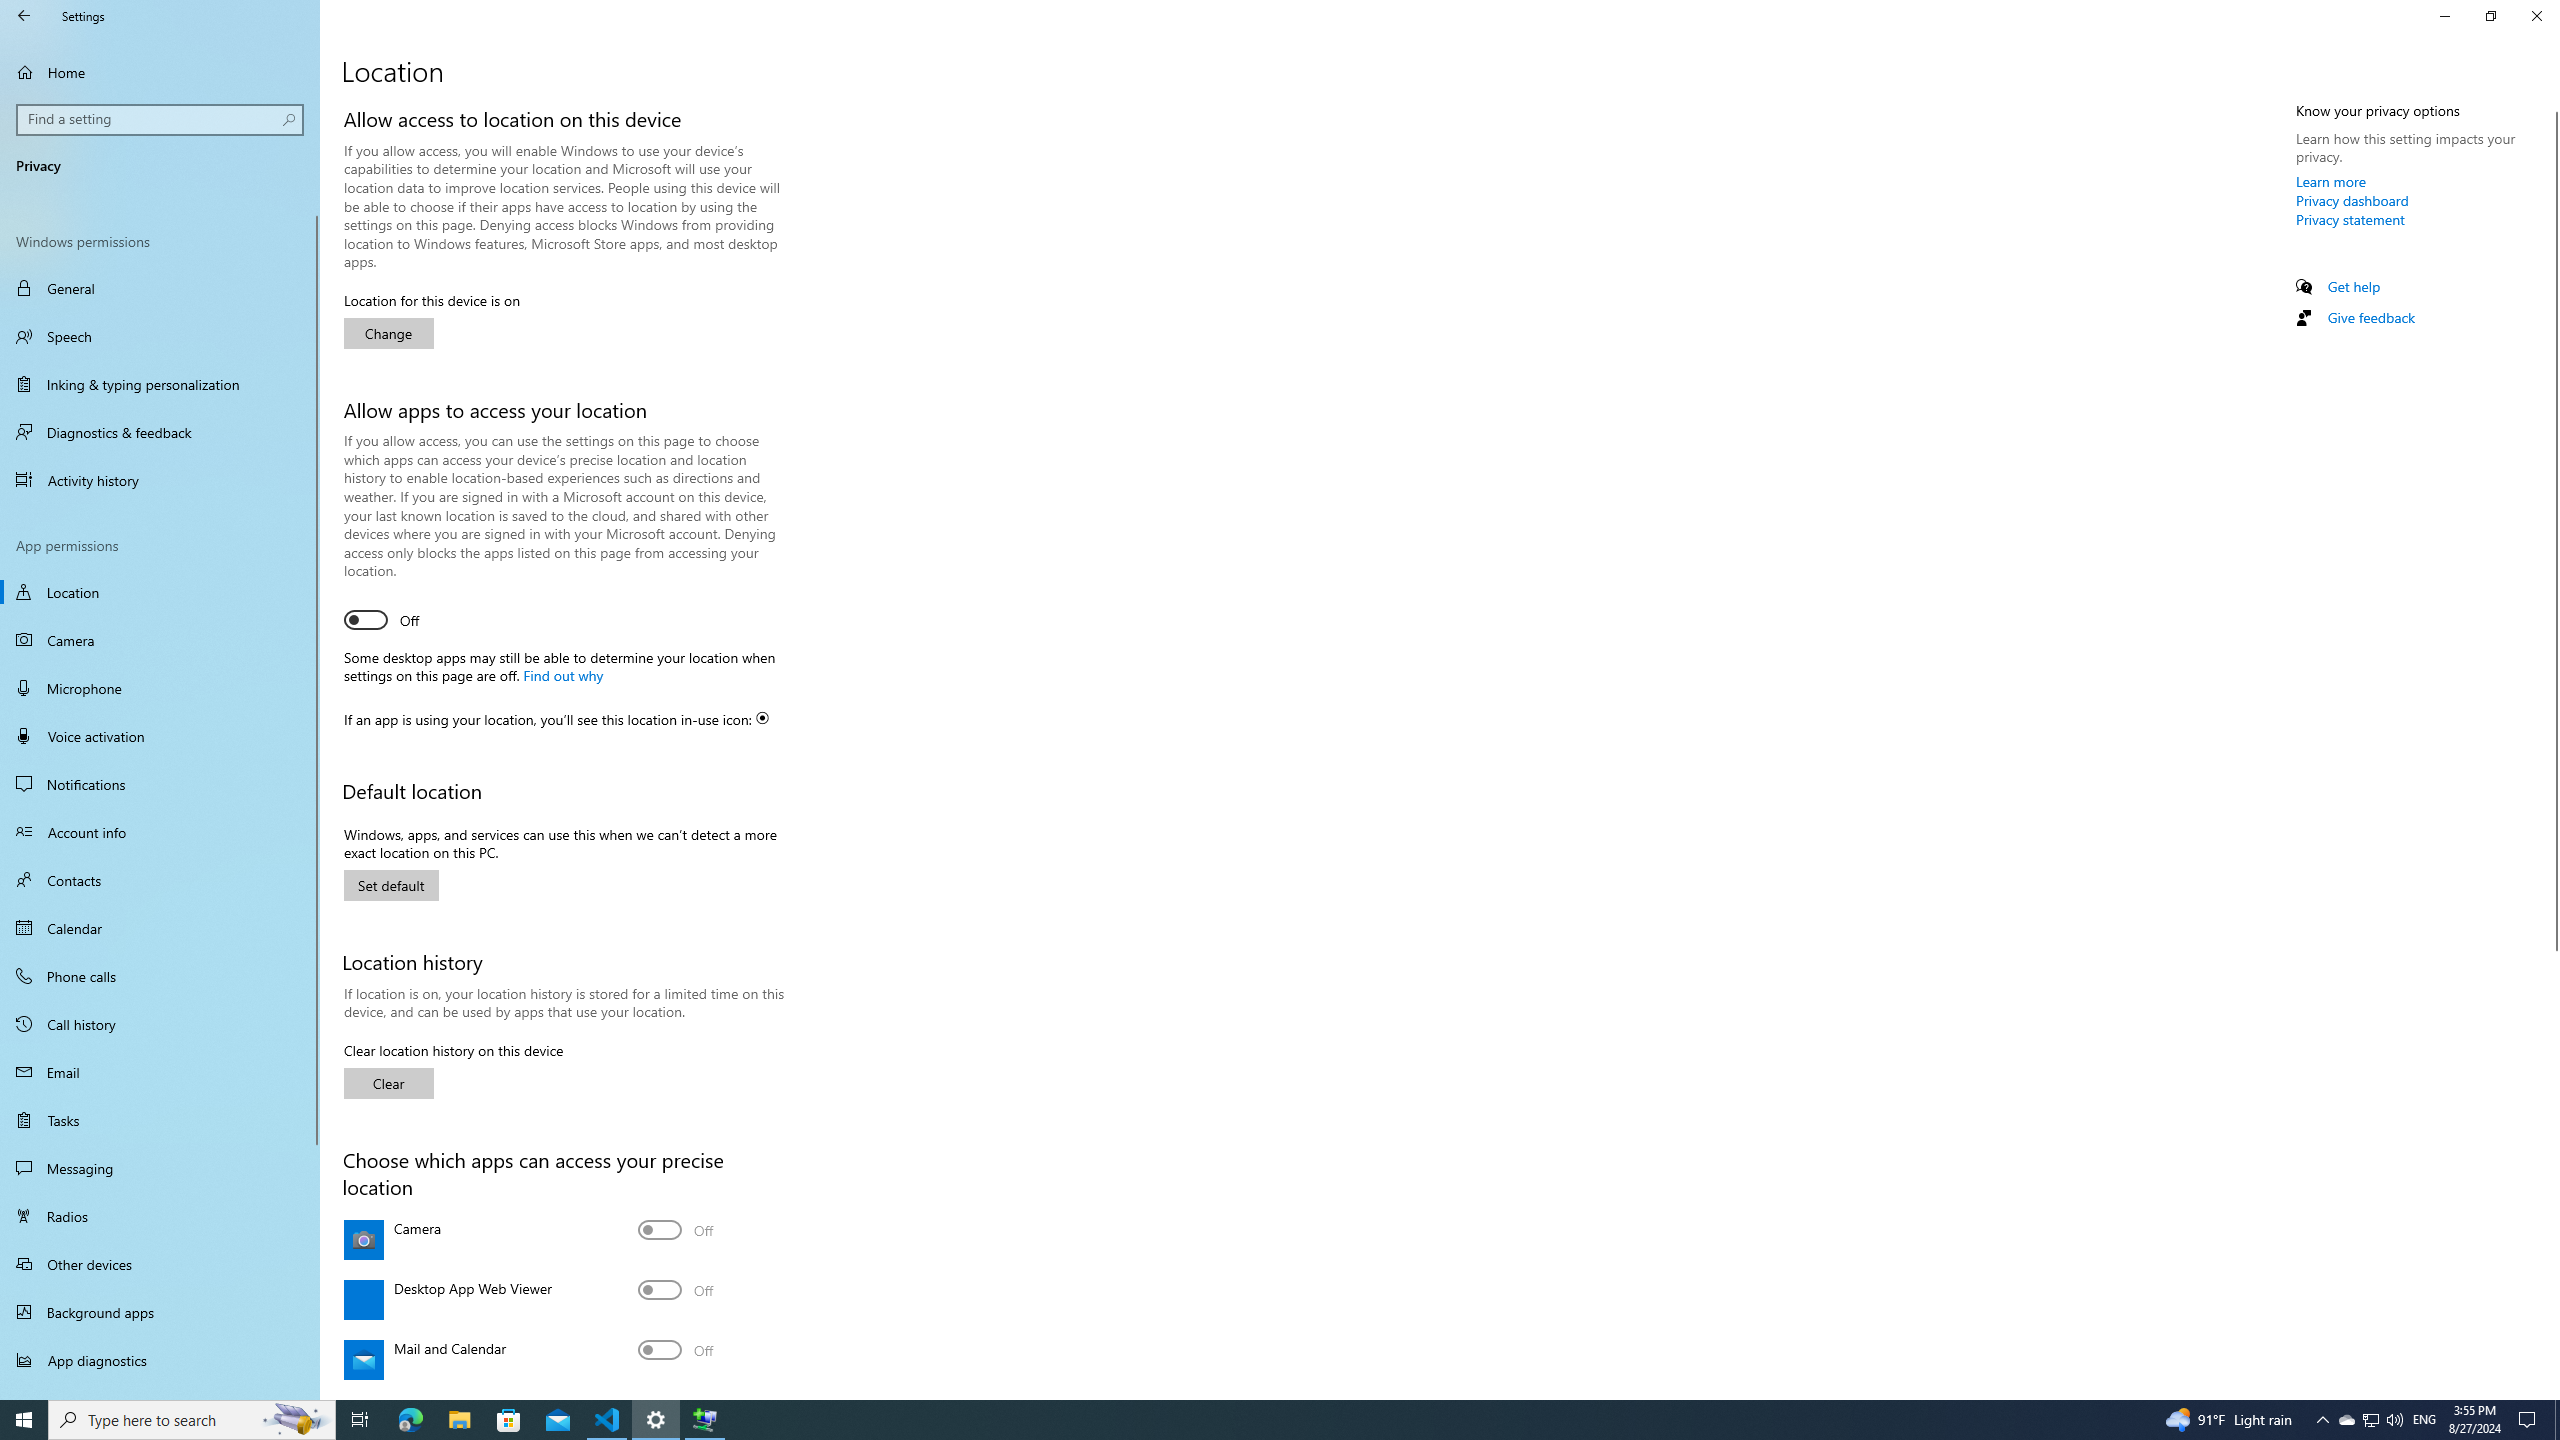  Describe the element at coordinates (159, 1359) in the screenshot. I see `'App diagnostics'` at that location.